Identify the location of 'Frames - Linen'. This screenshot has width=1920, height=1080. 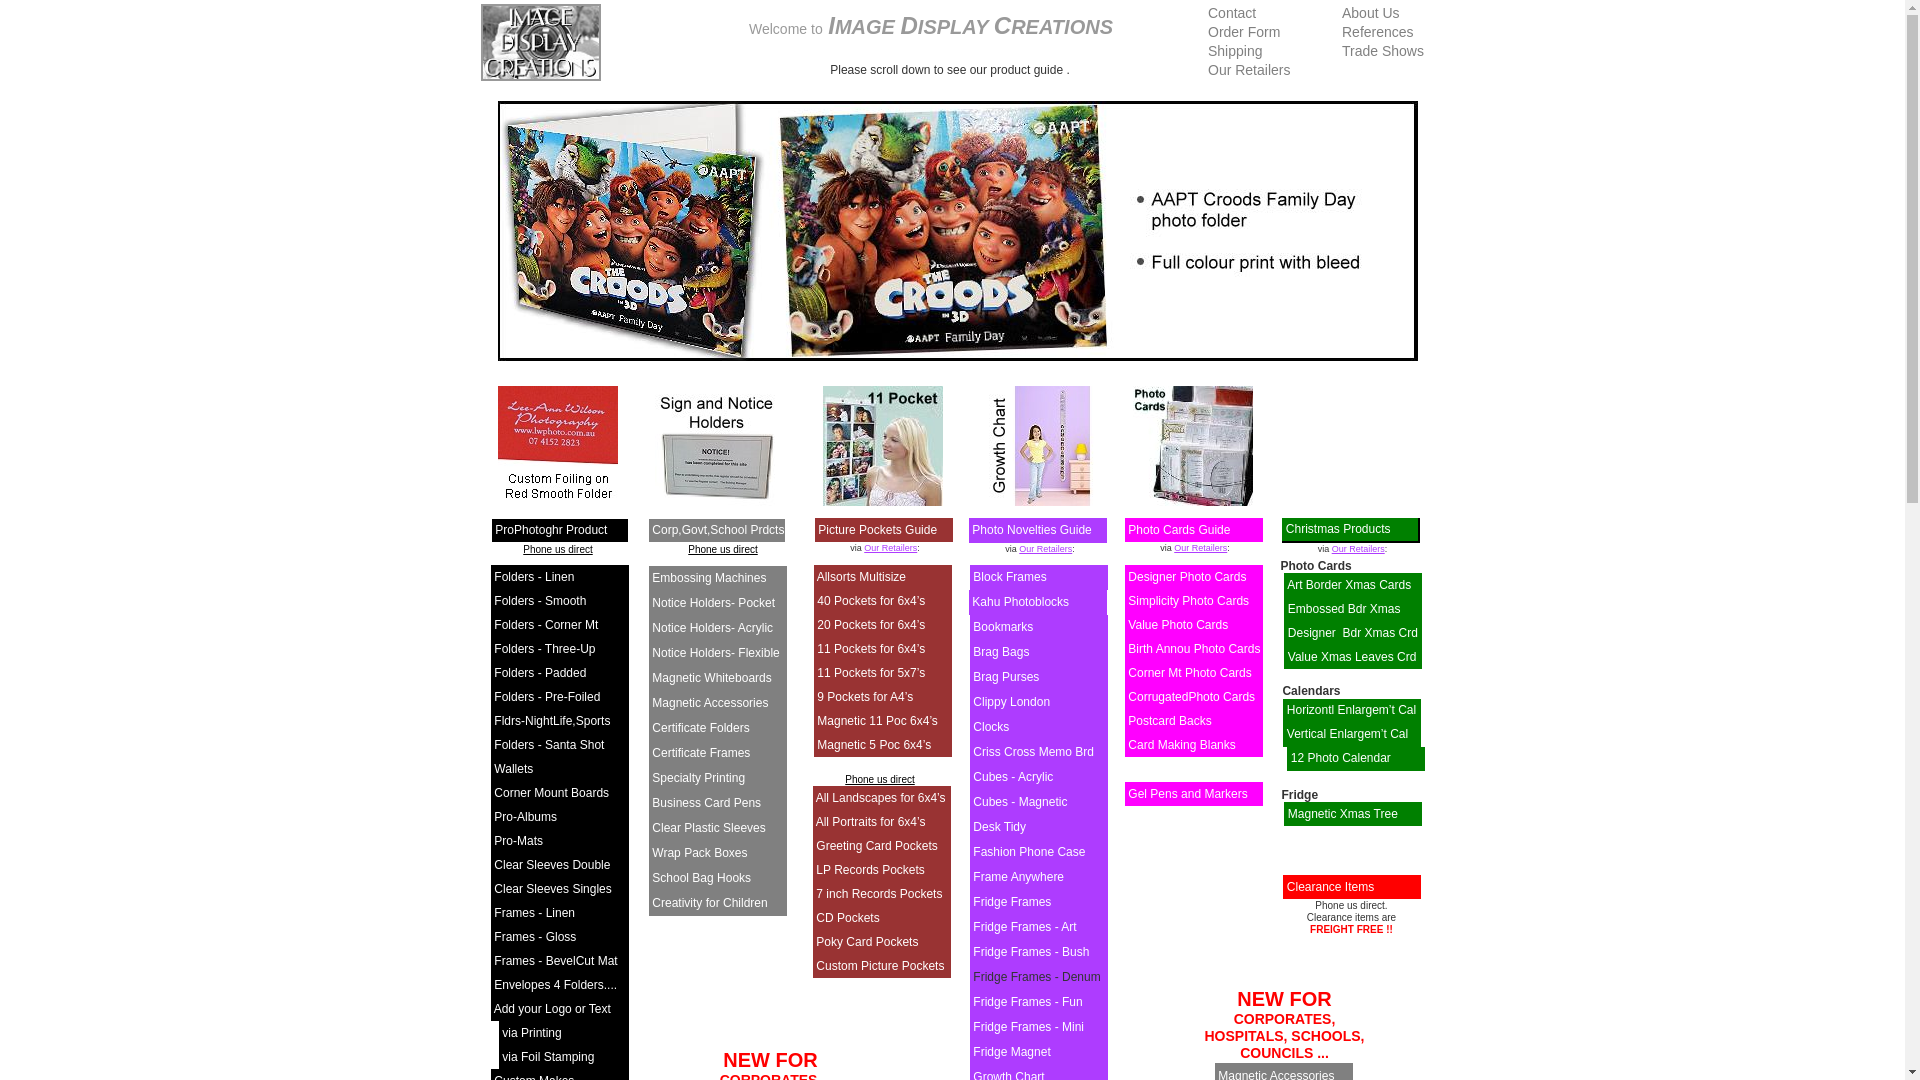
(494, 913).